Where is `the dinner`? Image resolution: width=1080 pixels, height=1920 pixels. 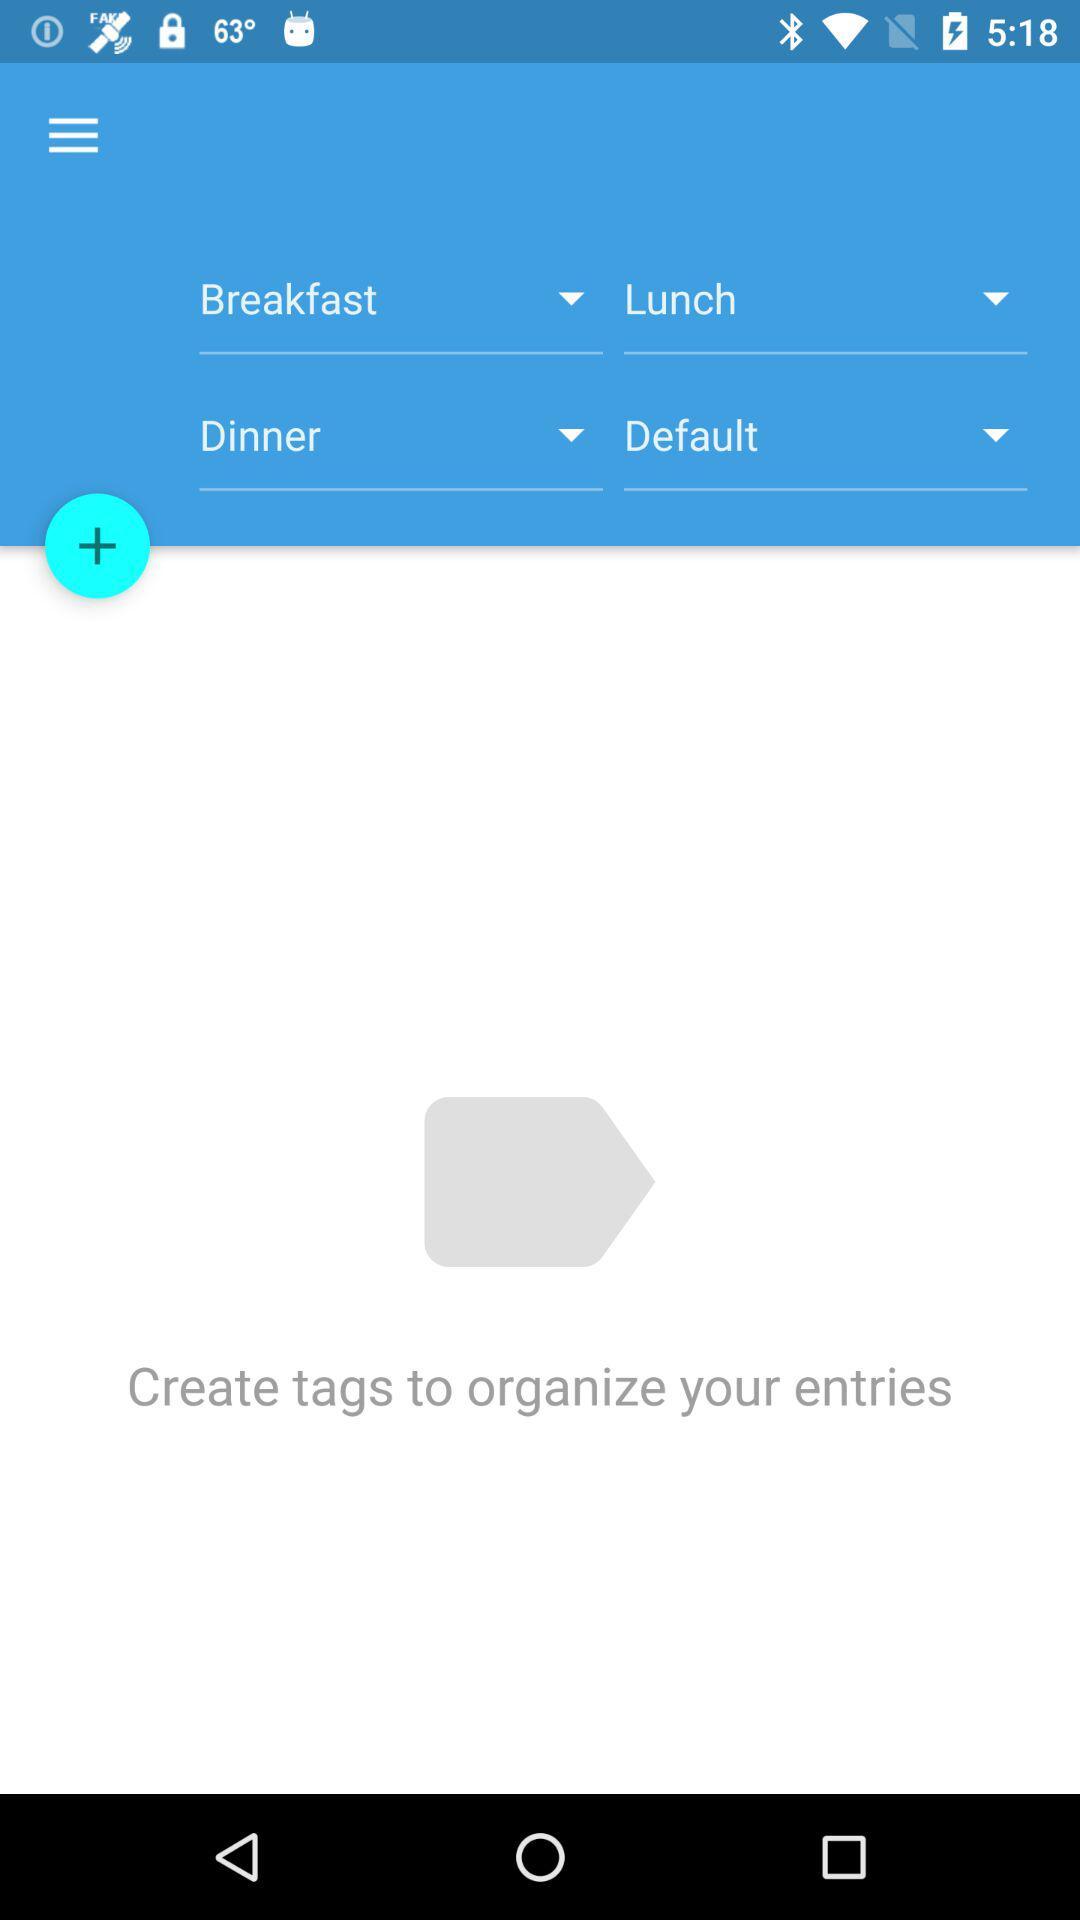
the dinner is located at coordinates (401, 445).